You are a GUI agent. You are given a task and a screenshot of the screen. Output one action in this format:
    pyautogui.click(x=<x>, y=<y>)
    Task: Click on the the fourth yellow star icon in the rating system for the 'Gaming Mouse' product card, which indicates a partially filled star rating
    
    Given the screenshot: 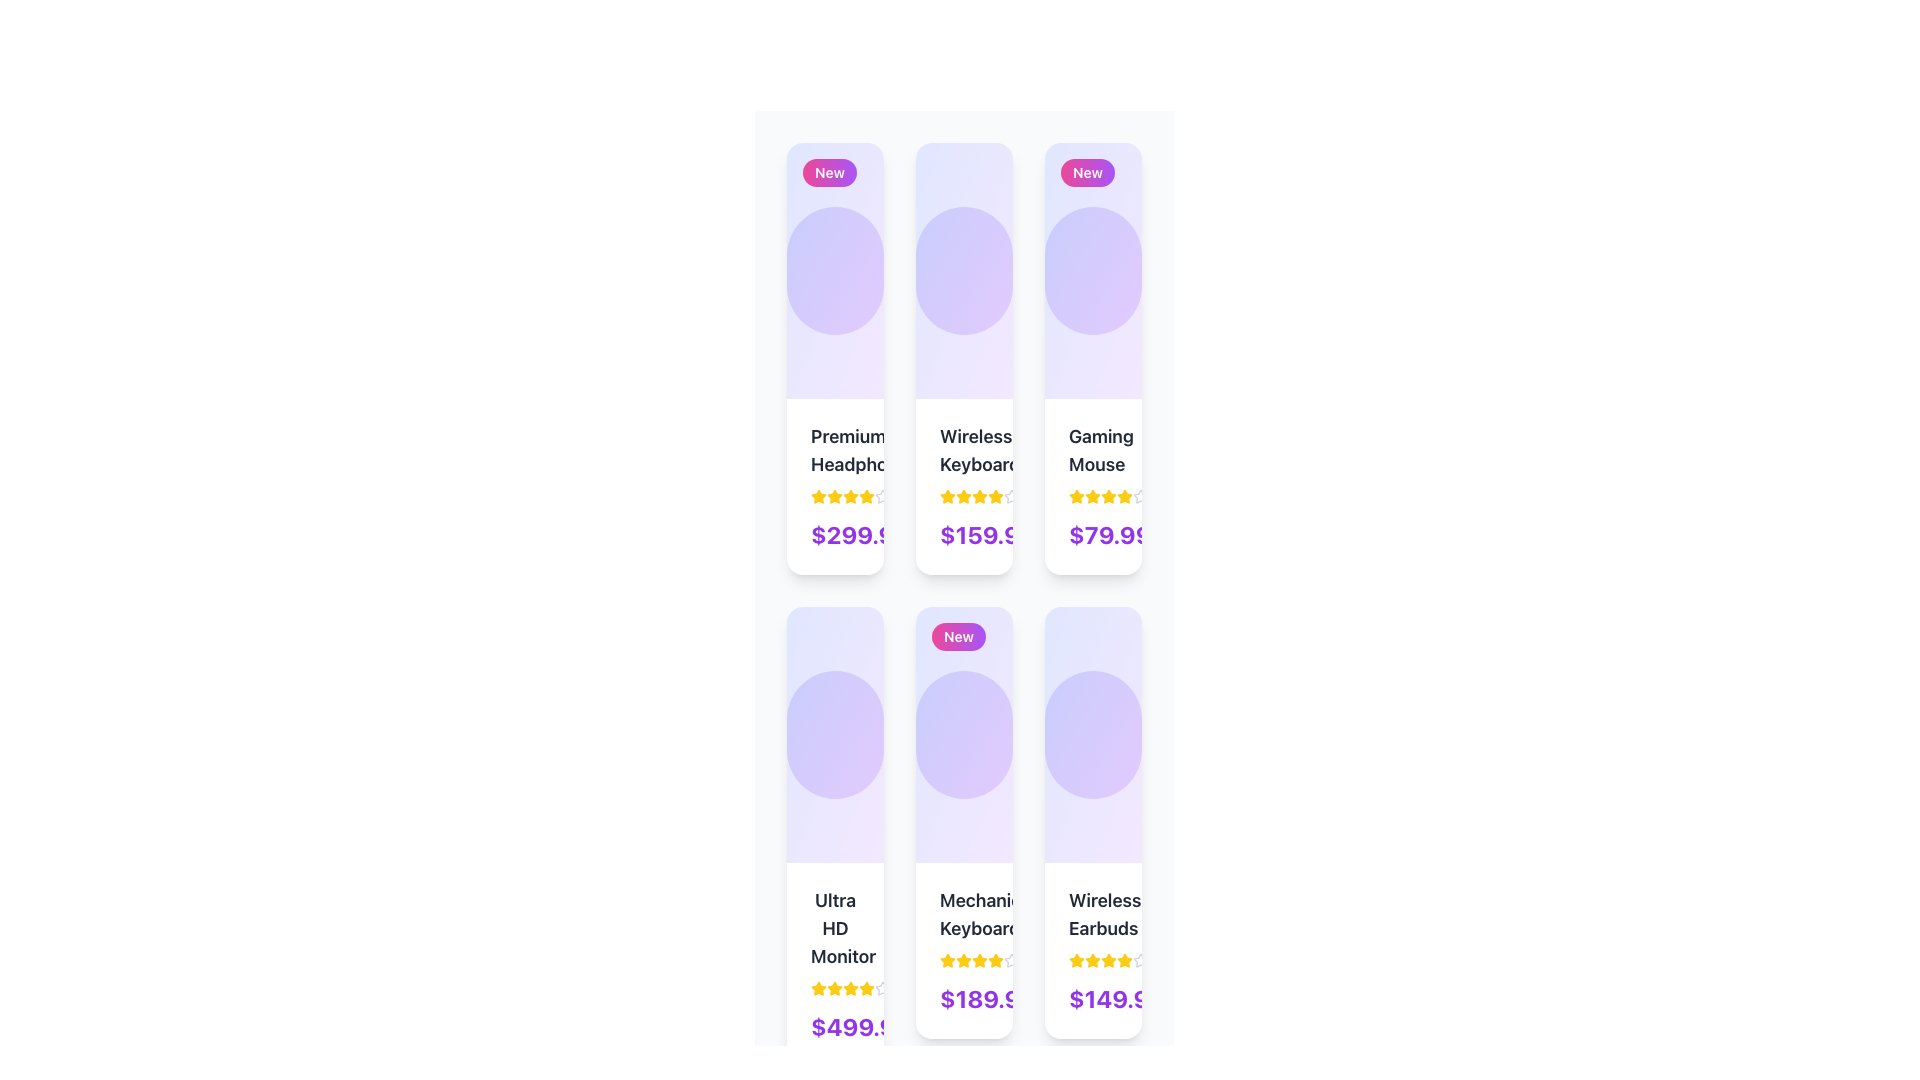 What is the action you would take?
    pyautogui.click(x=1107, y=496)
    